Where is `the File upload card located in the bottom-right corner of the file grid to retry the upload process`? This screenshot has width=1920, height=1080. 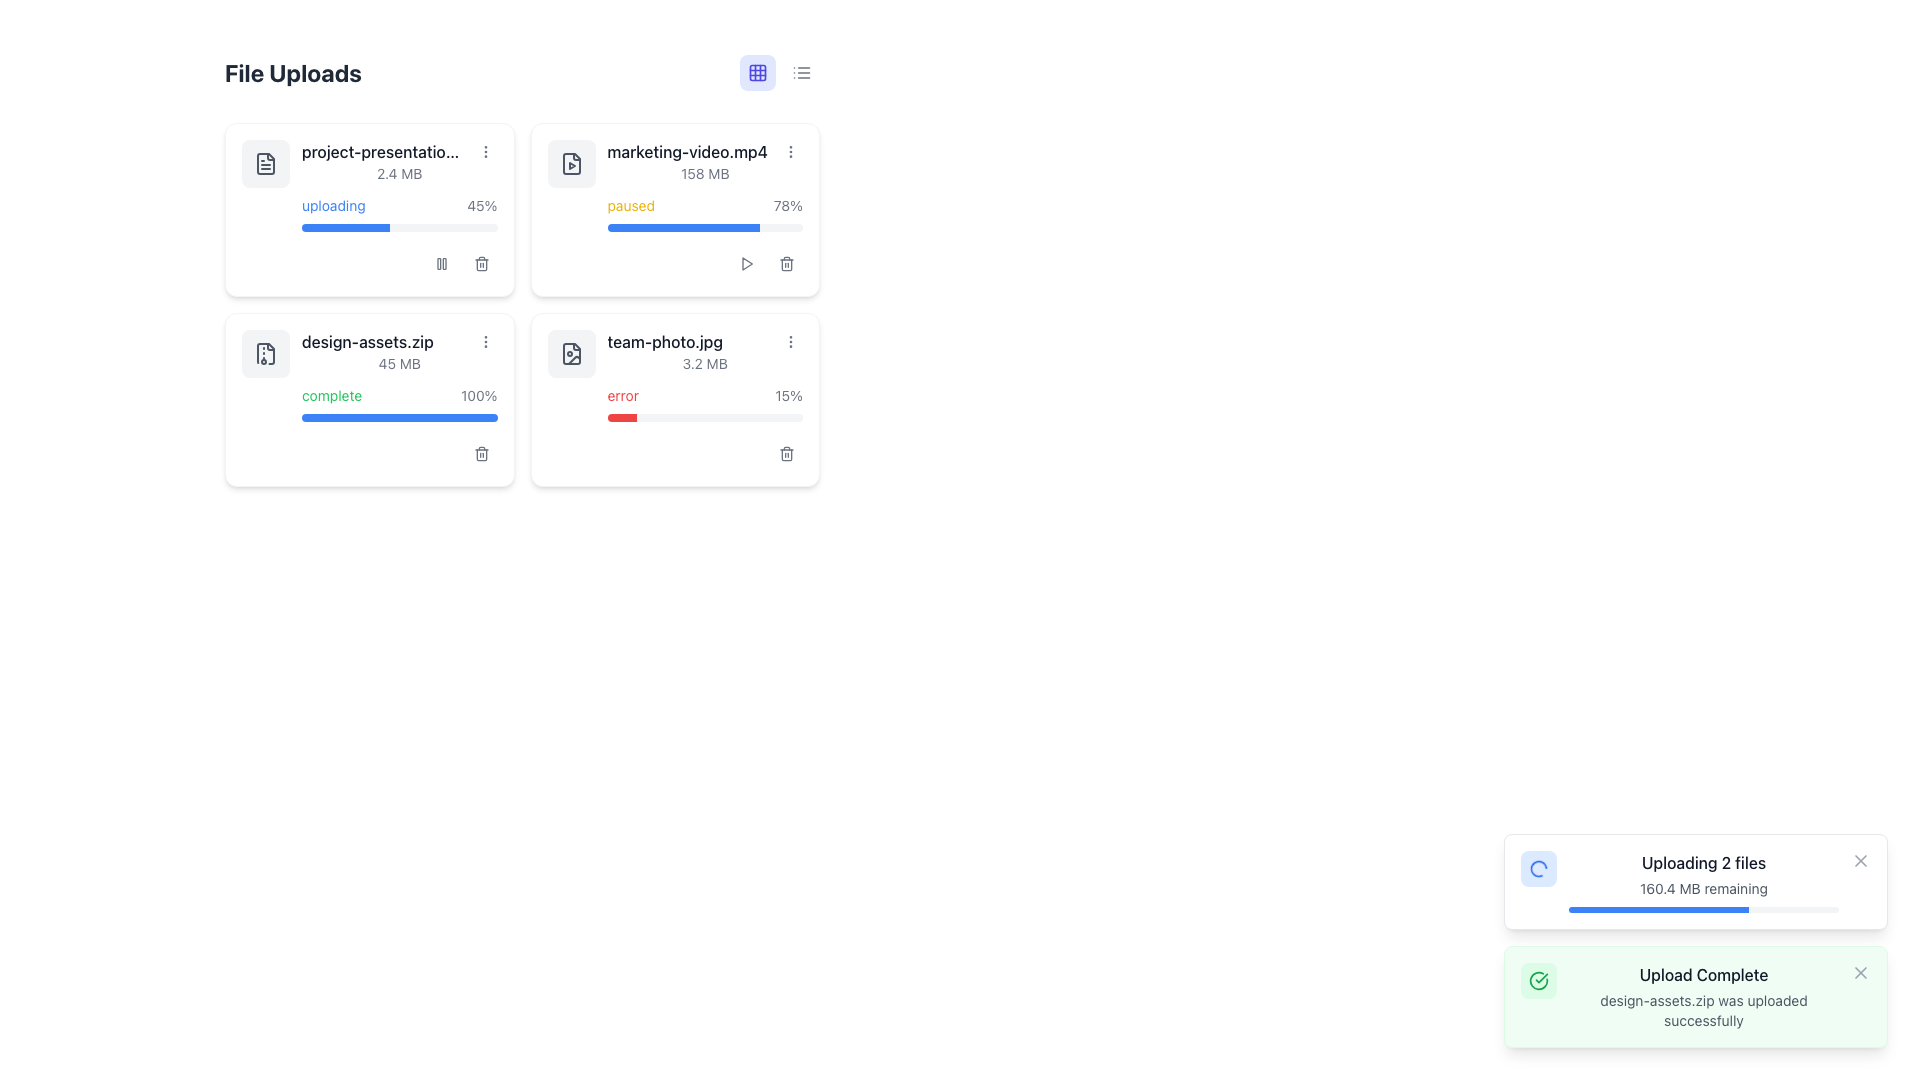
the File upload card located in the bottom-right corner of the file grid to retry the upload process is located at coordinates (675, 400).